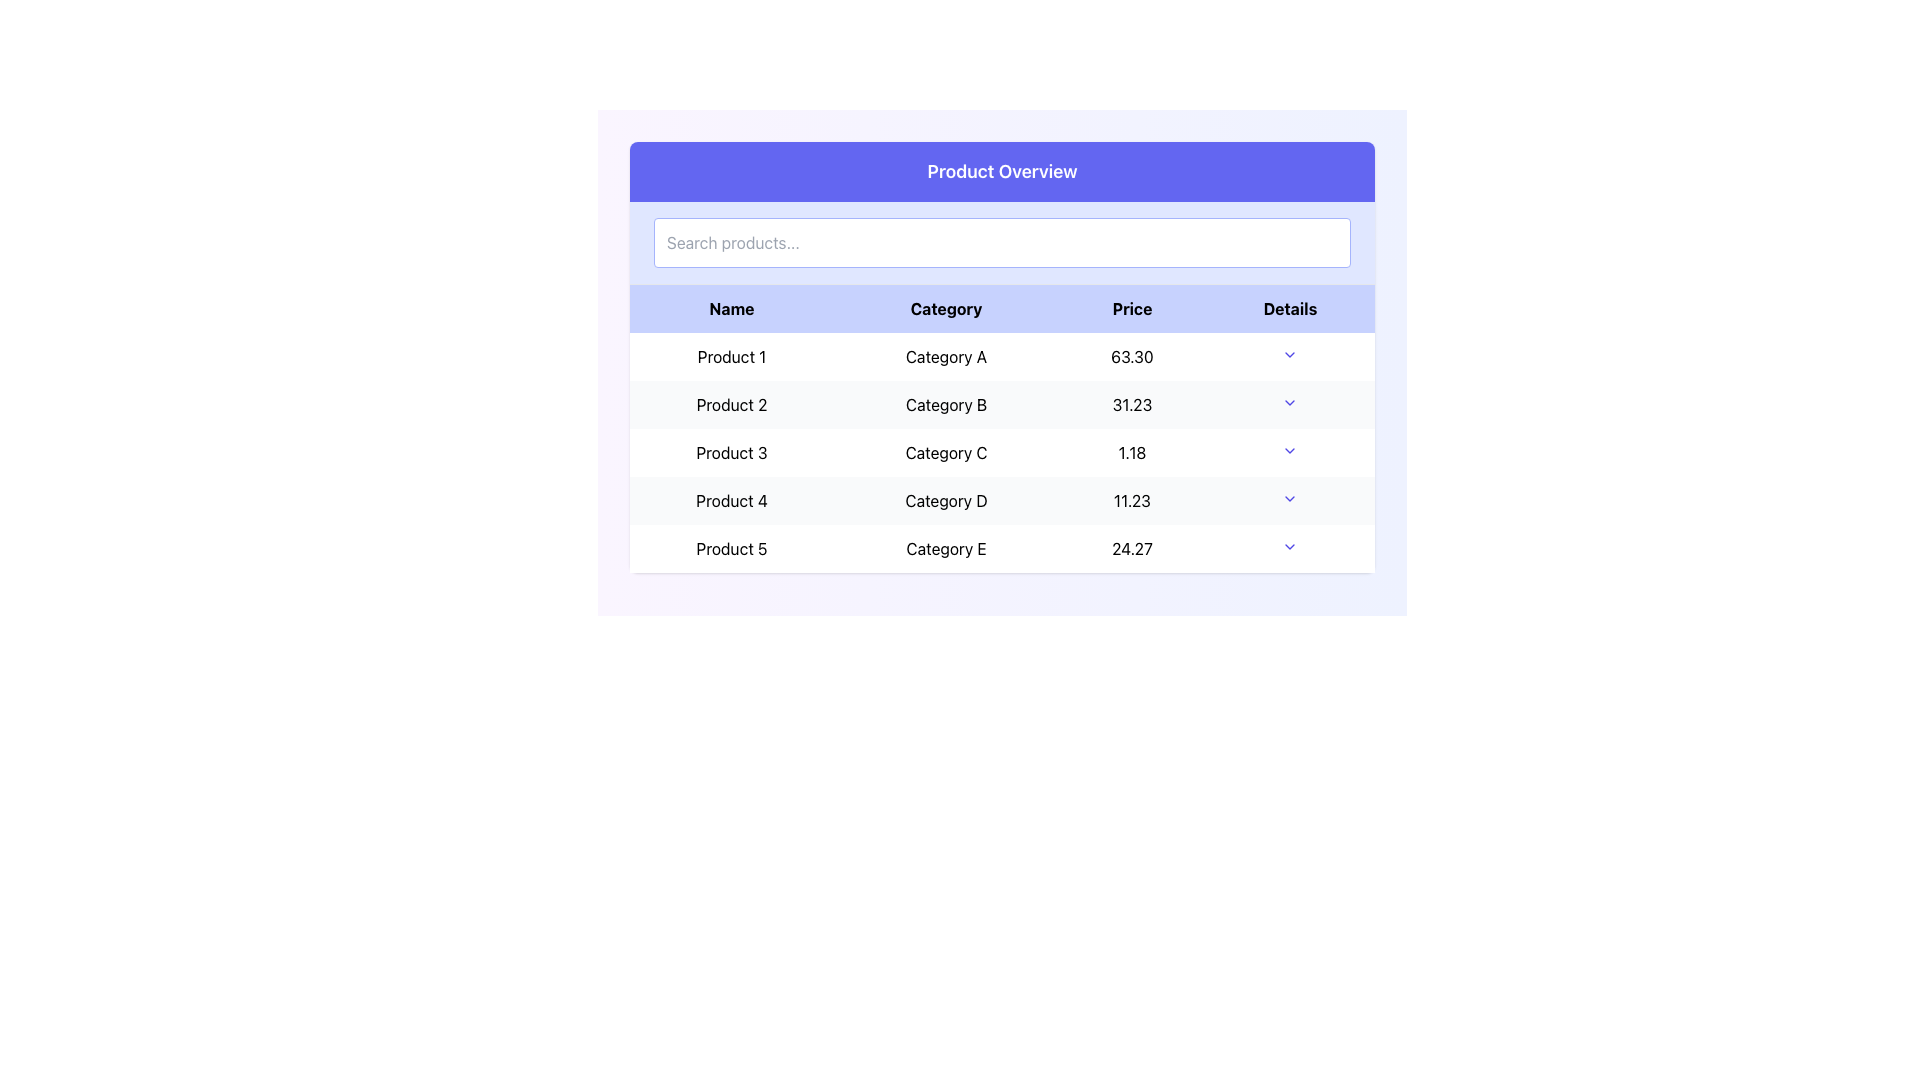 Image resolution: width=1920 pixels, height=1080 pixels. What do you see at coordinates (731, 405) in the screenshot?
I see `the text element that serves as a display identifier for the product in the second row of the table under the 'Name' column` at bounding box center [731, 405].